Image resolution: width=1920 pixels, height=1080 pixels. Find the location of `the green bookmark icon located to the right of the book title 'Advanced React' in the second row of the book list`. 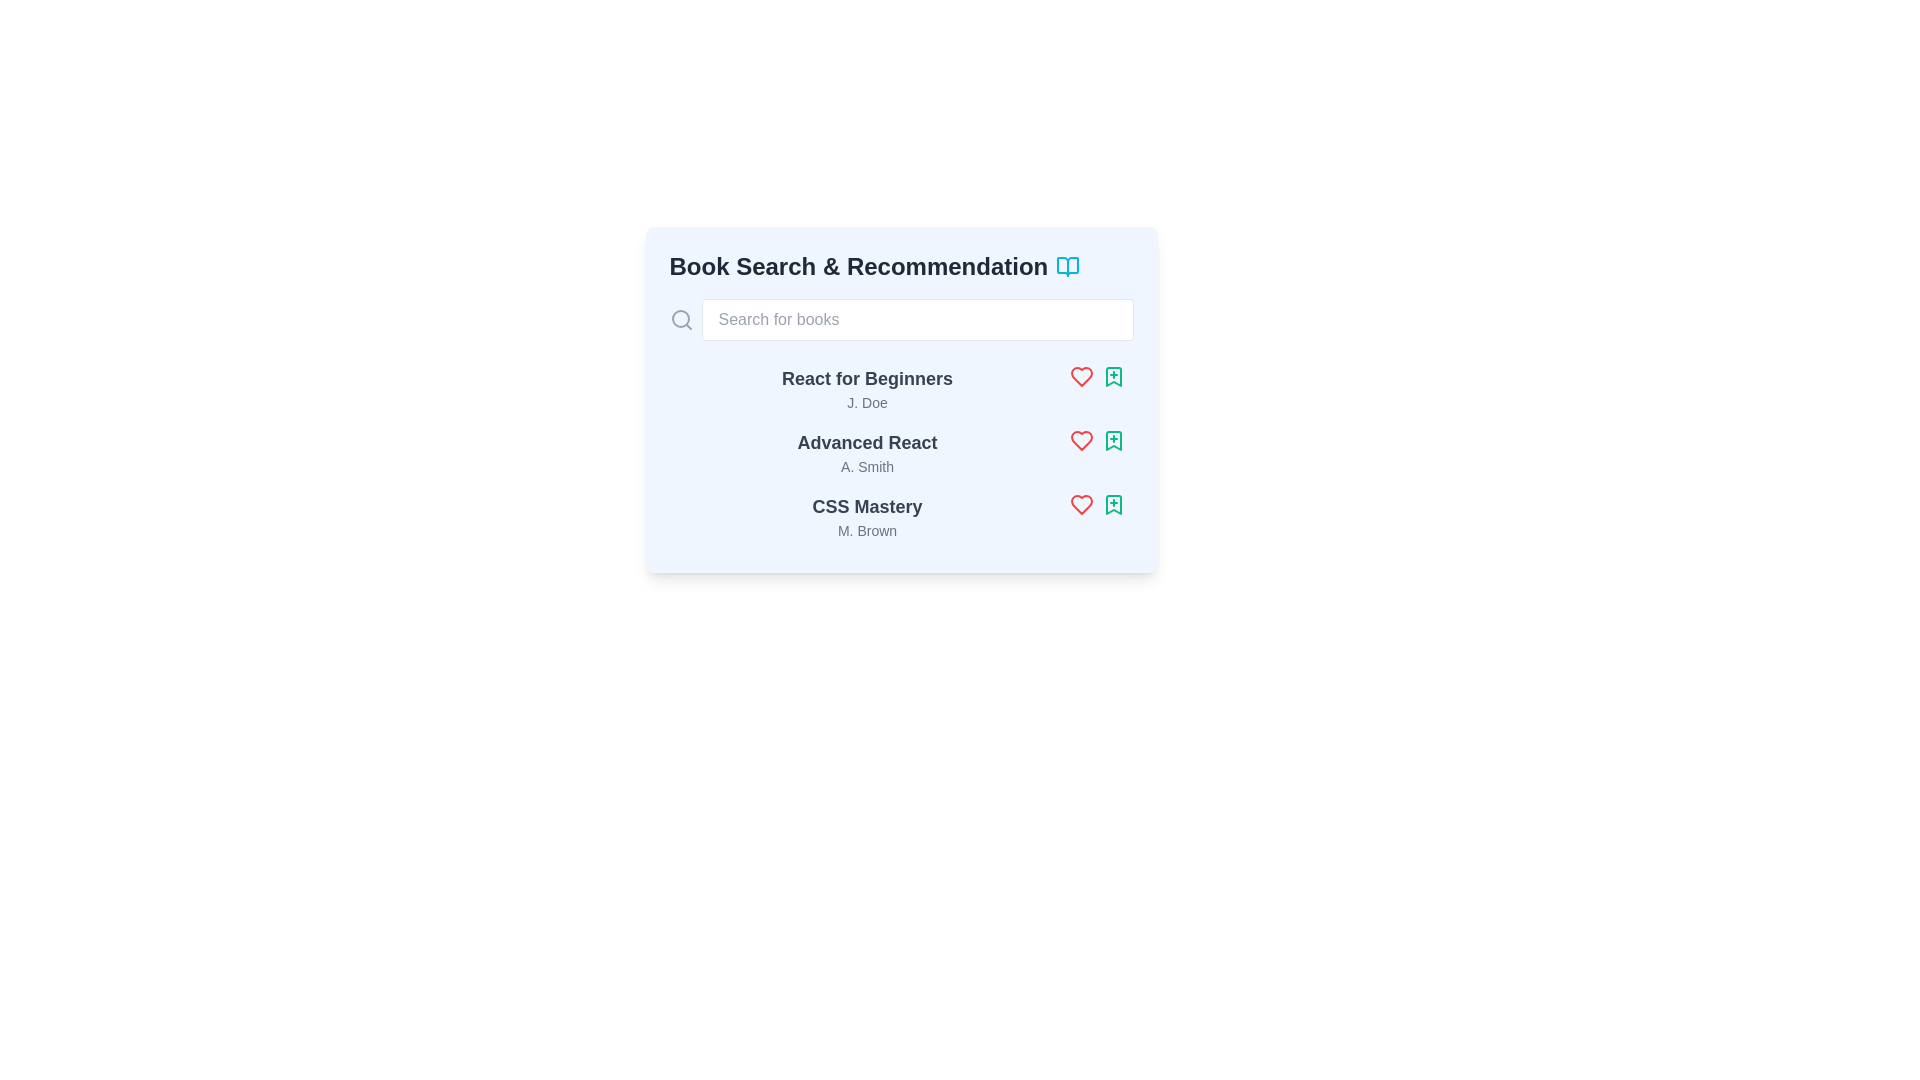

the green bookmark icon located to the right of the book title 'Advanced React' in the second row of the book list is located at coordinates (1112, 439).